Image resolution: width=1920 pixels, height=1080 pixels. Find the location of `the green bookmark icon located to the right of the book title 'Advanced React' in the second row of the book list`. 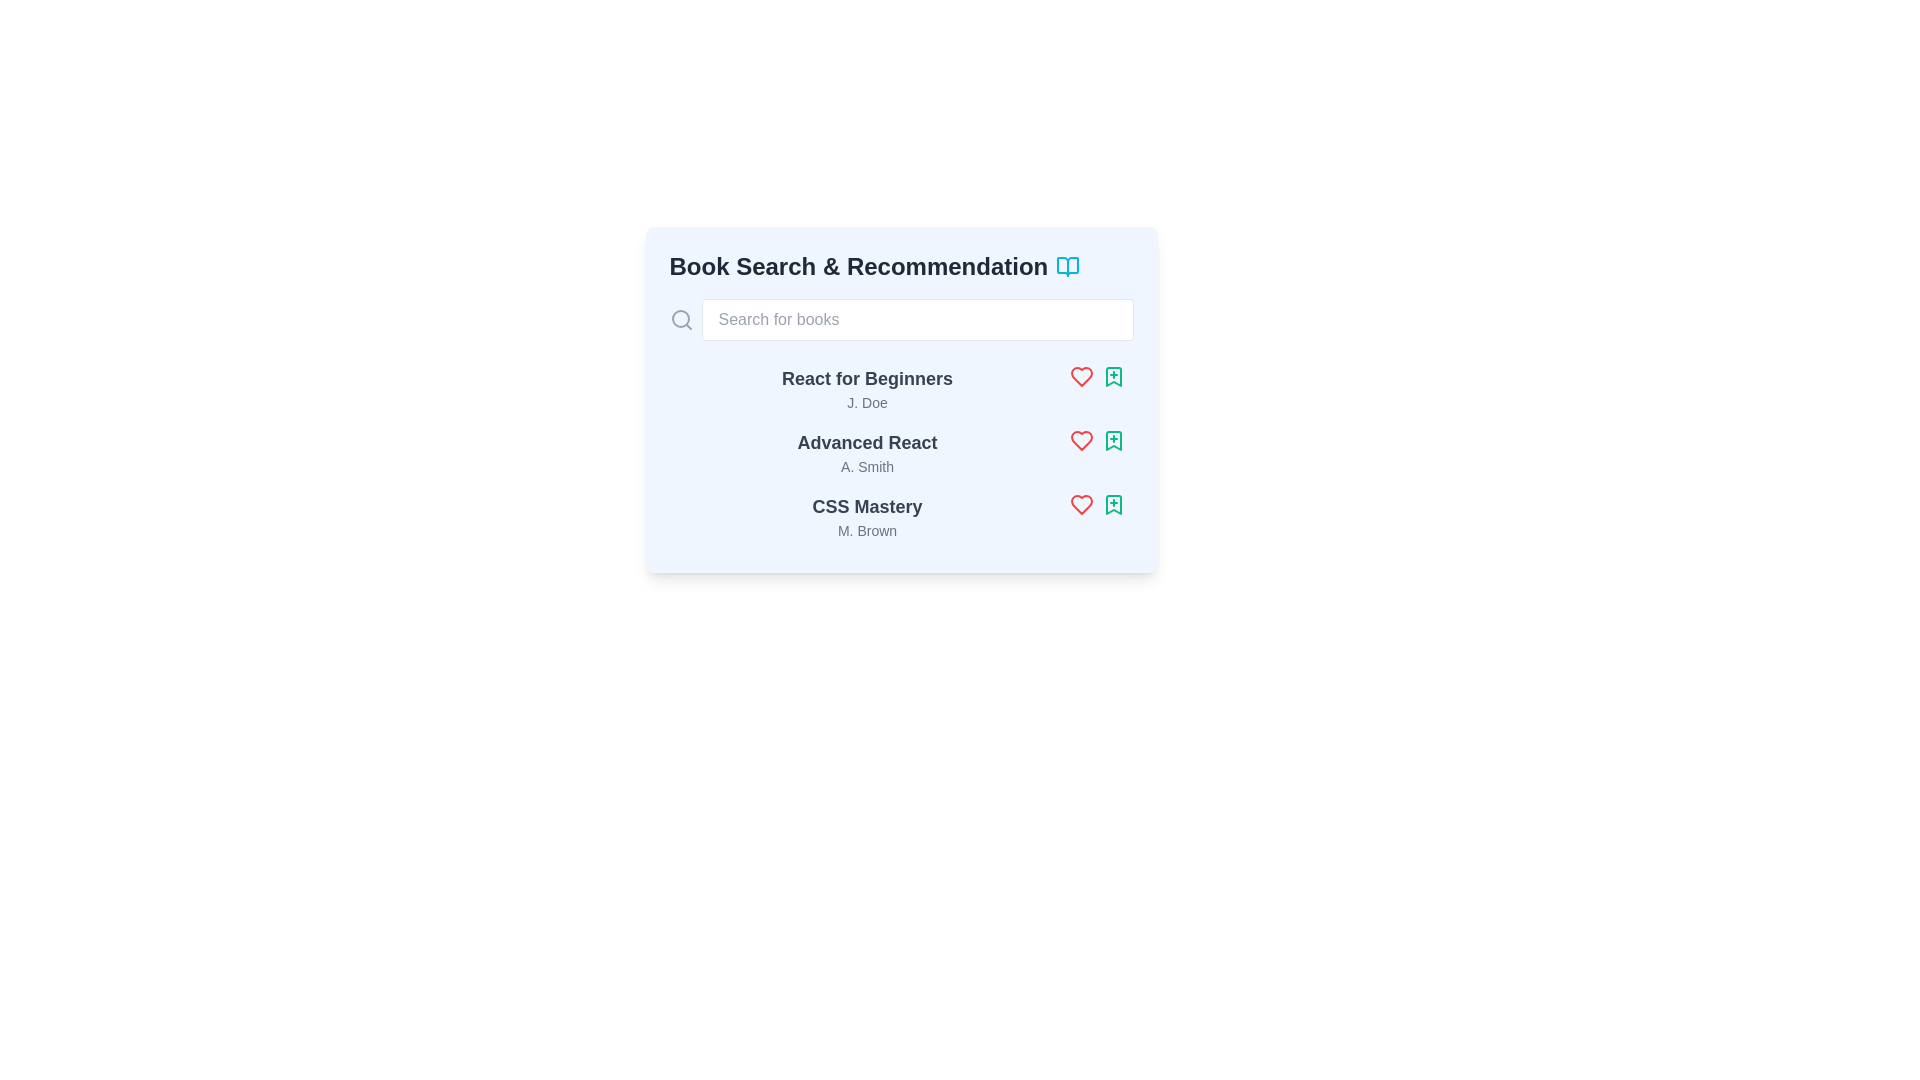

the green bookmark icon located to the right of the book title 'Advanced React' in the second row of the book list is located at coordinates (1112, 439).